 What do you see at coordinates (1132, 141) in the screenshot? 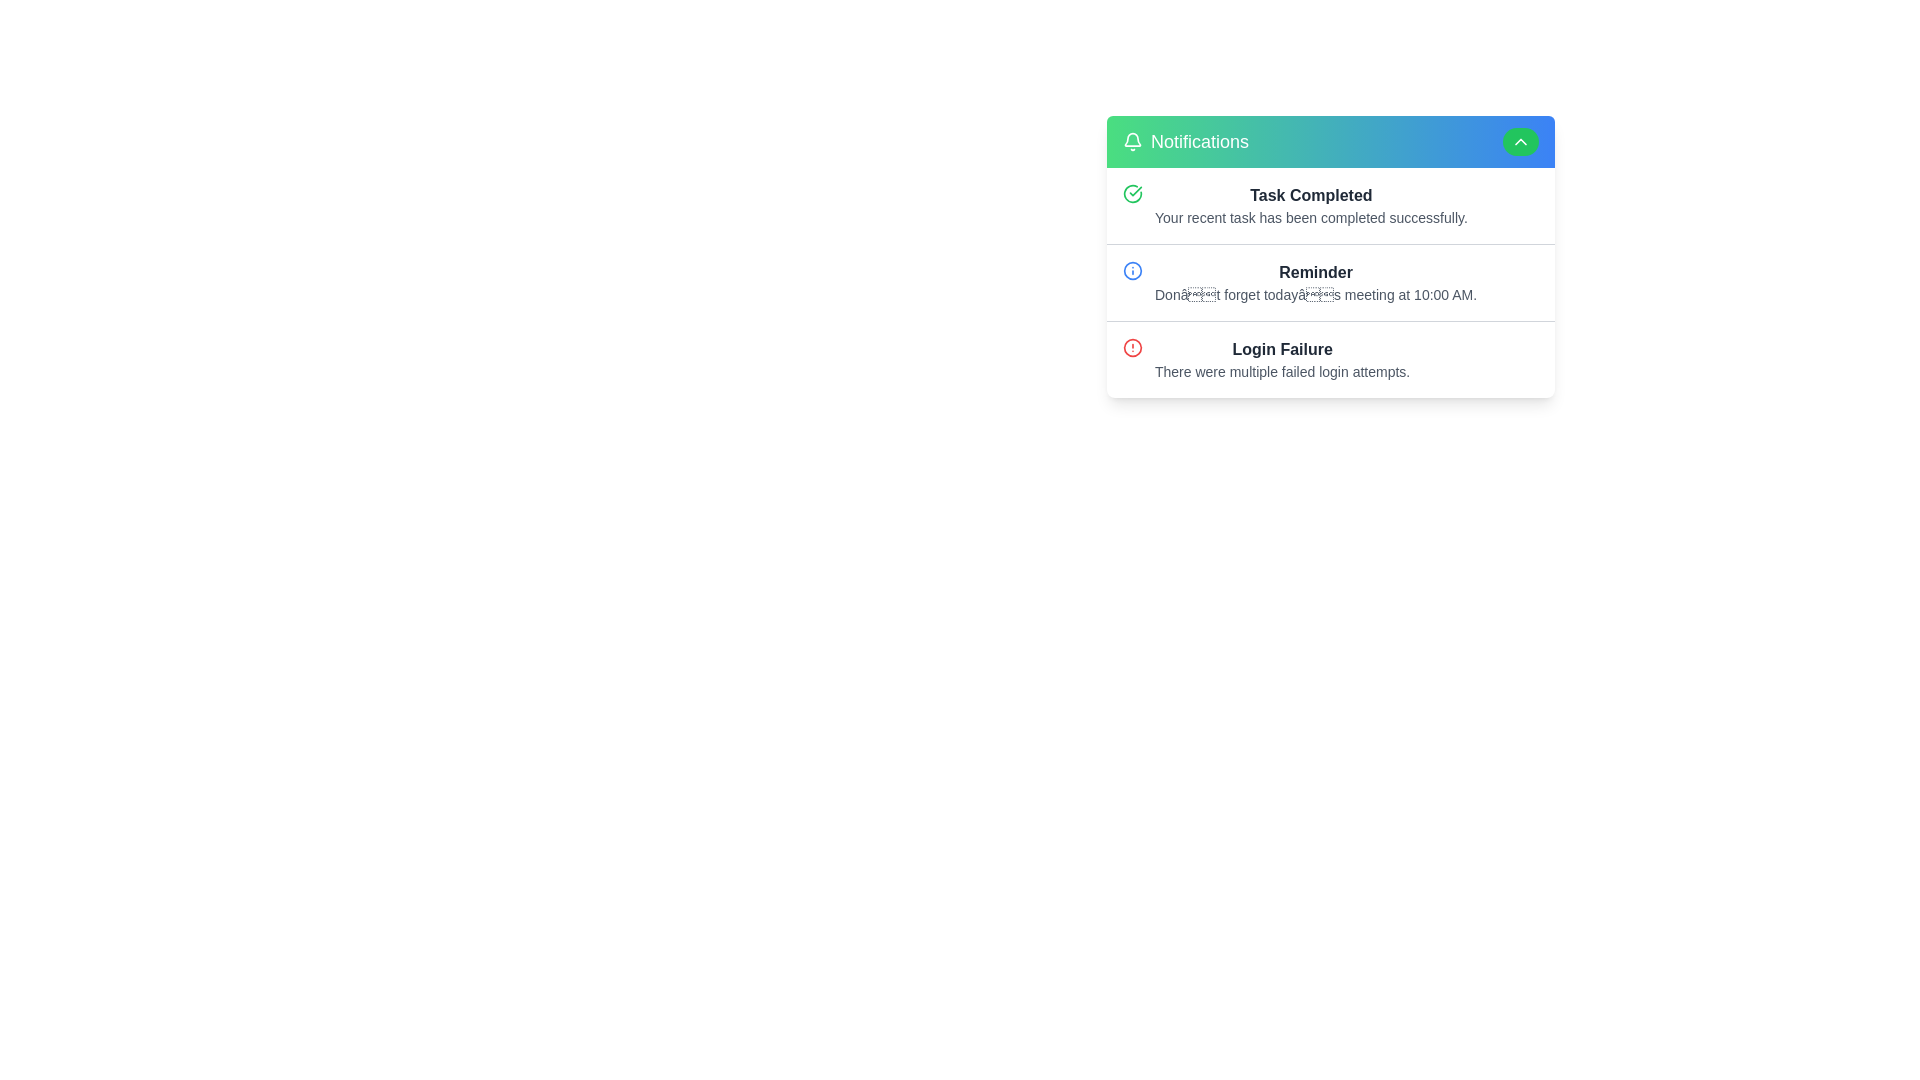
I see `the bell icon located to the left of the 'Notifications' text in the header of the notification panel` at bounding box center [1132, 141].